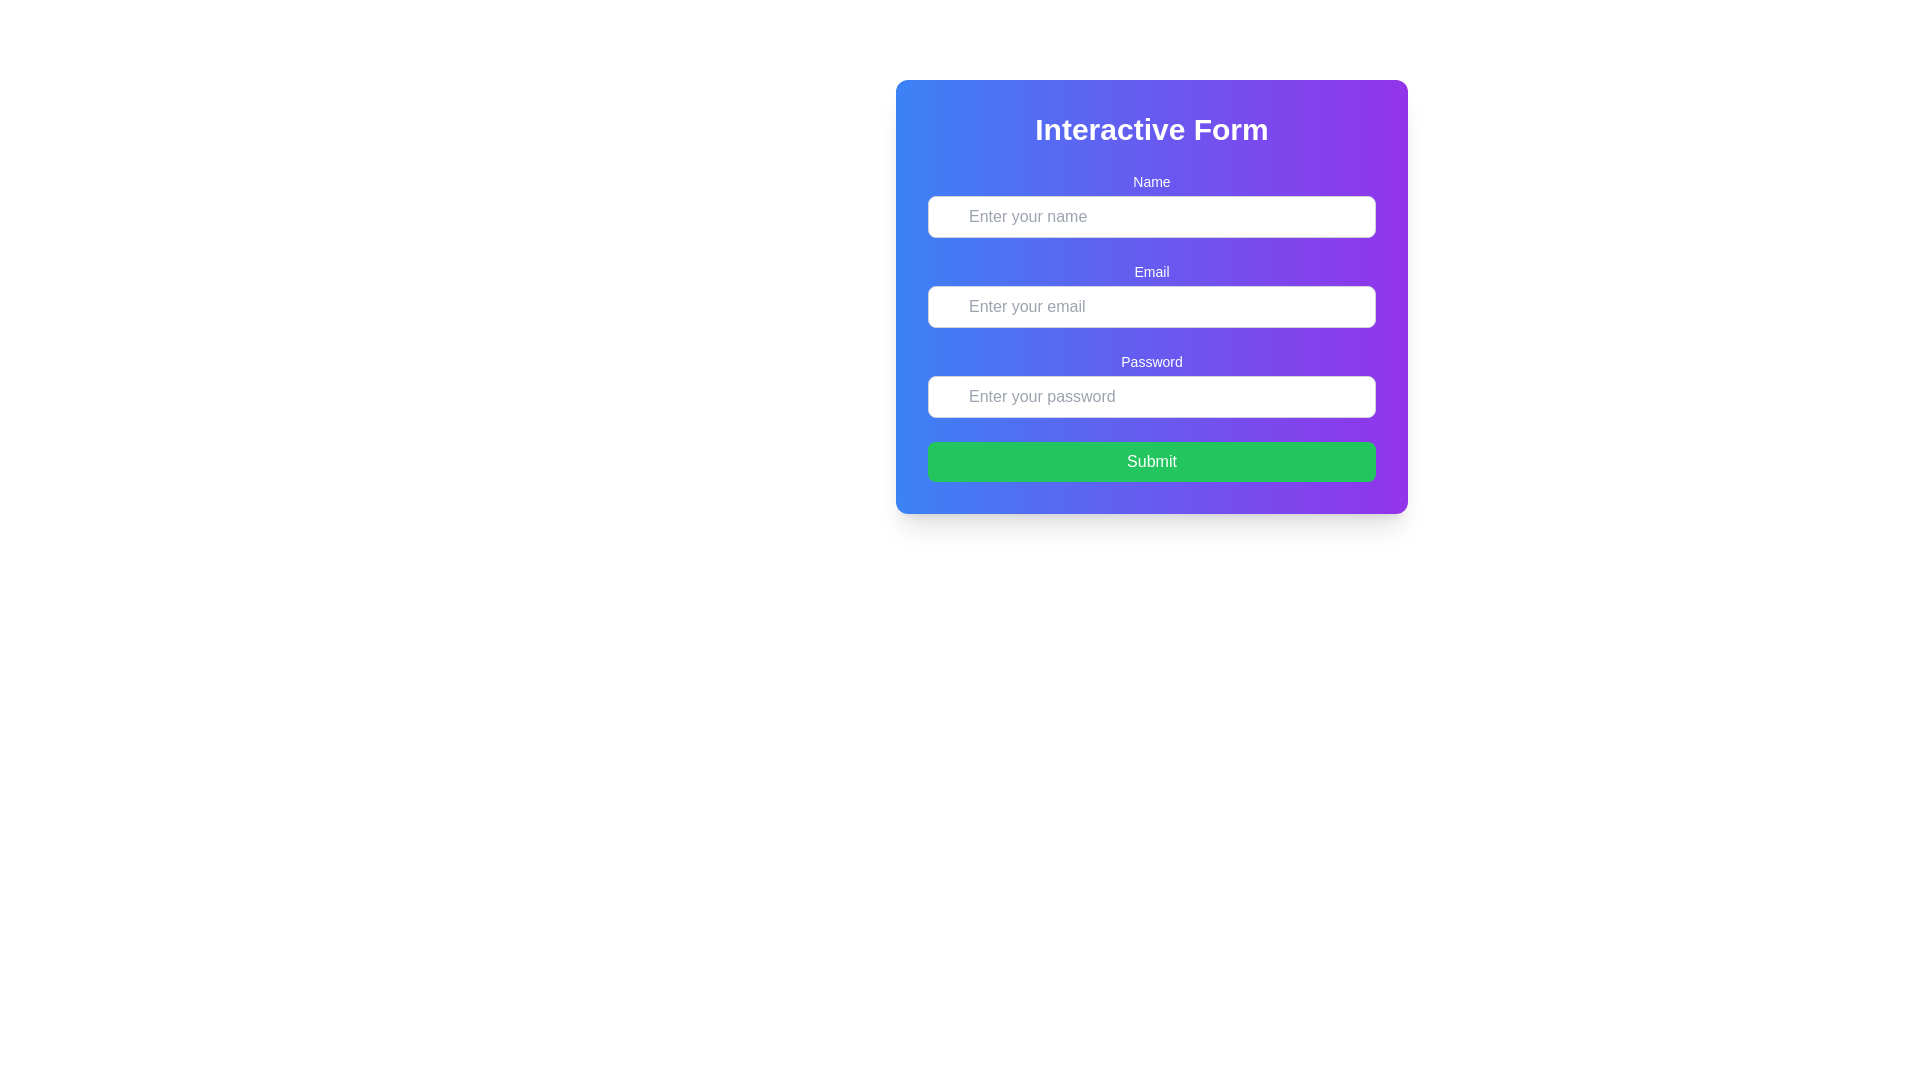 Image resolution: width=1920 pixels, height=1080 pixels. Describe the element at coordinates (1152, 362) in the screenshot. I see `the label that identifies the associated input field for entering a password, which is positioned above the password input field in the form` at that location.